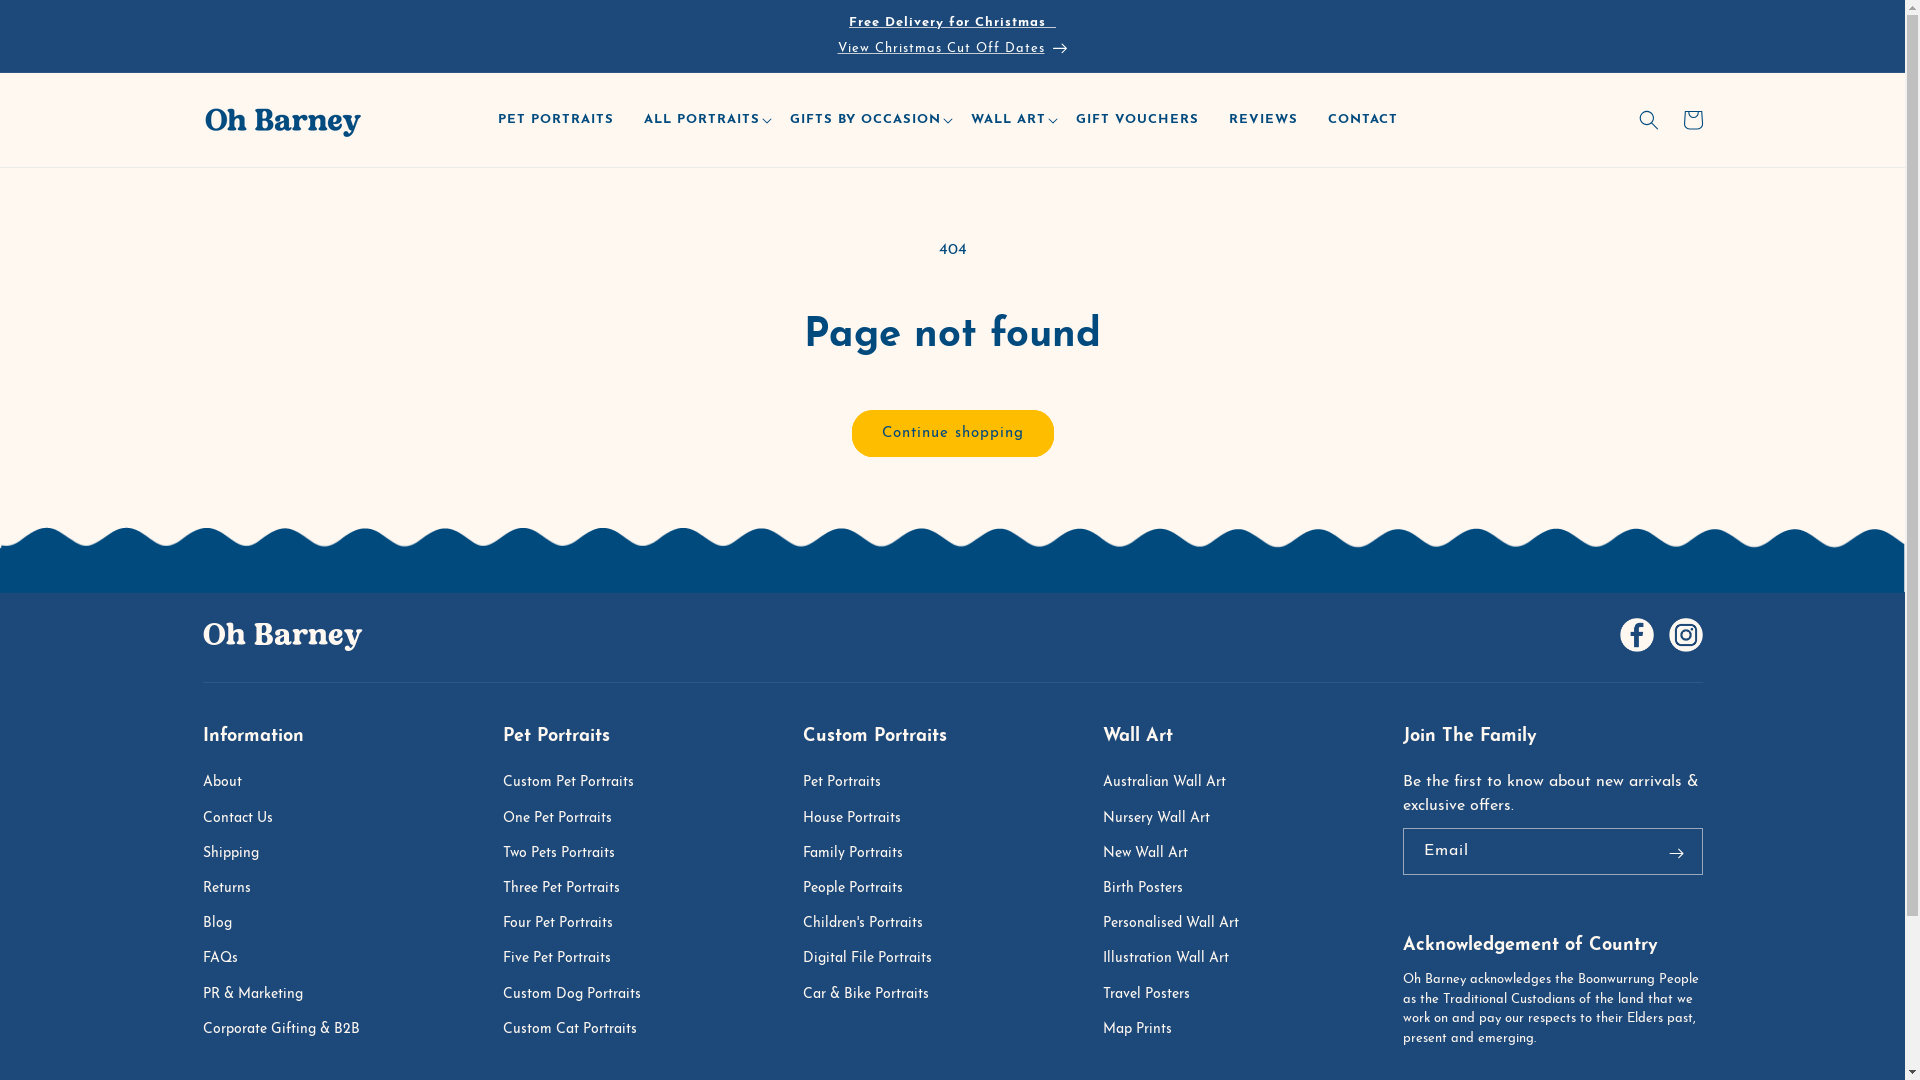 Image resolution: width=1920 pixels, height=1080 pixels. I want to click on 'People Portraits', so click(862, 887).